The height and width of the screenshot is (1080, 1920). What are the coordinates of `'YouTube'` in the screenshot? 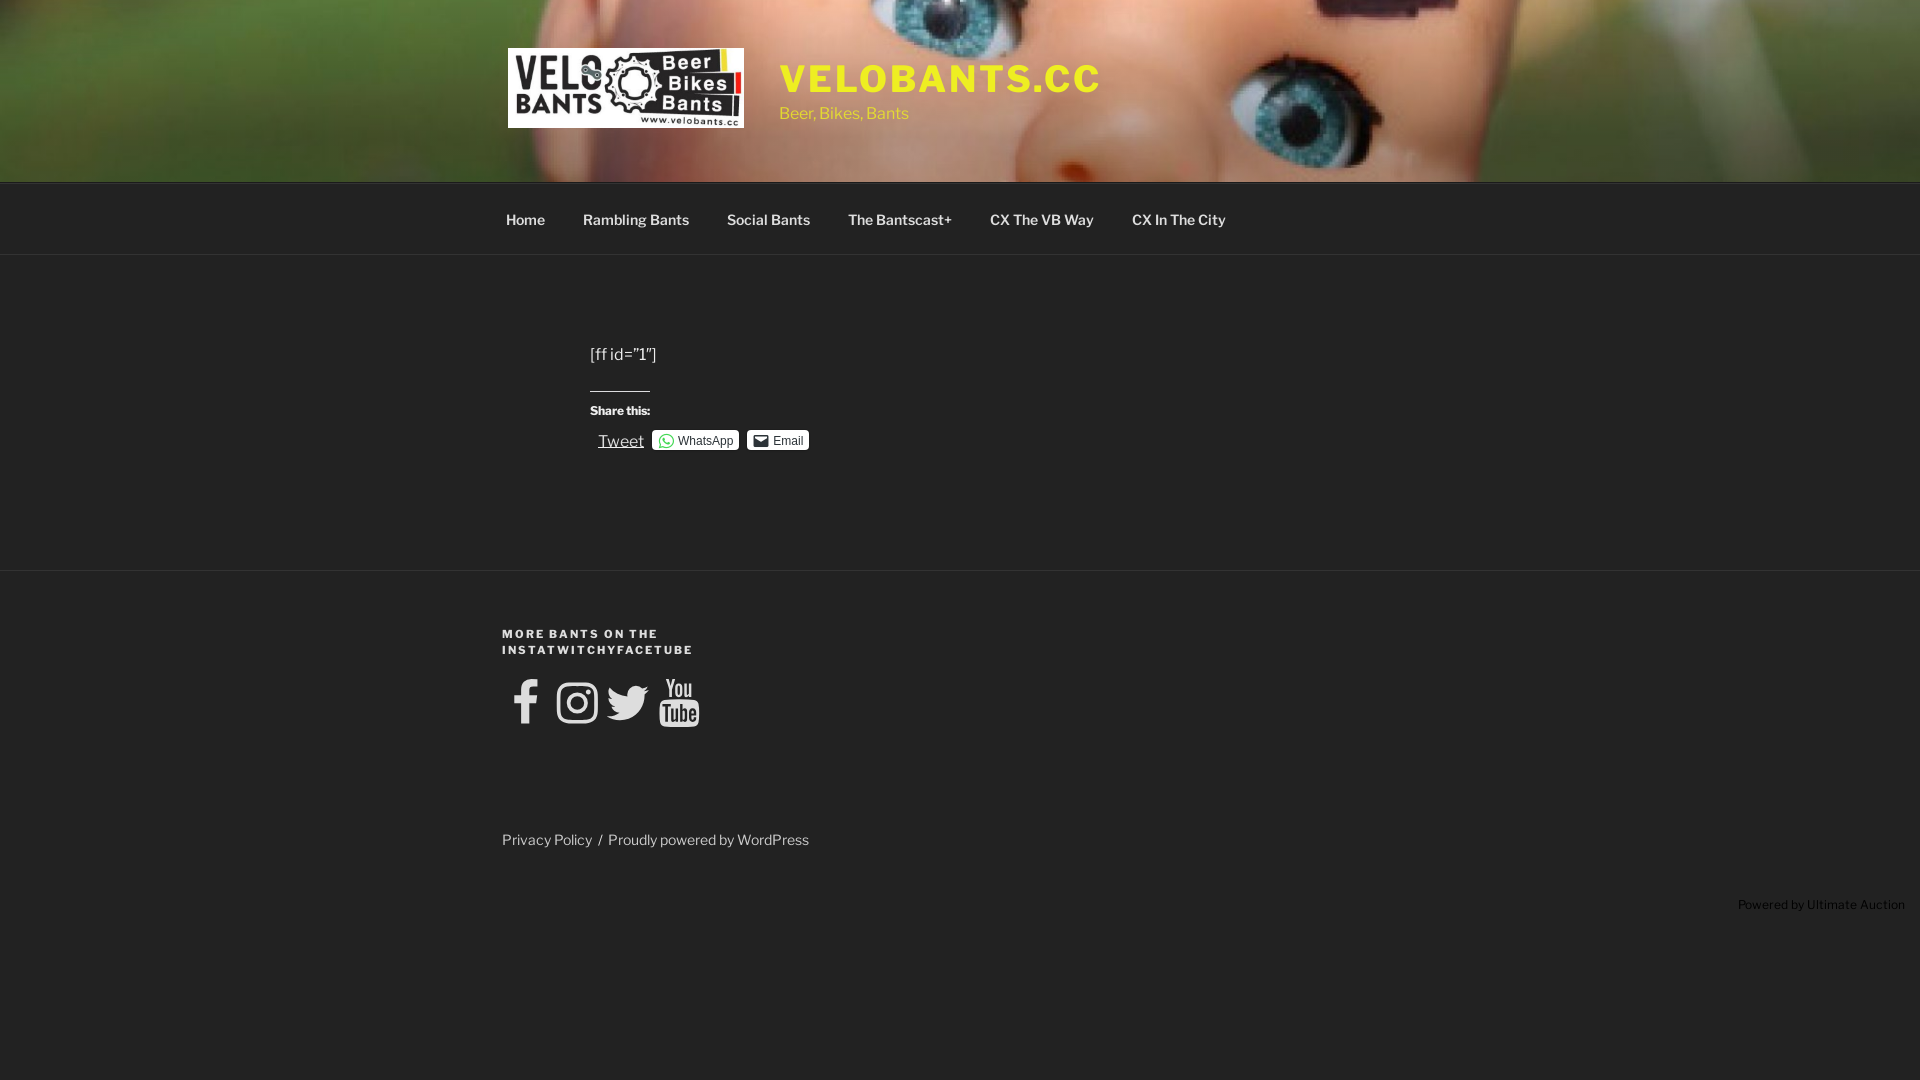 It's located at (678, 703).